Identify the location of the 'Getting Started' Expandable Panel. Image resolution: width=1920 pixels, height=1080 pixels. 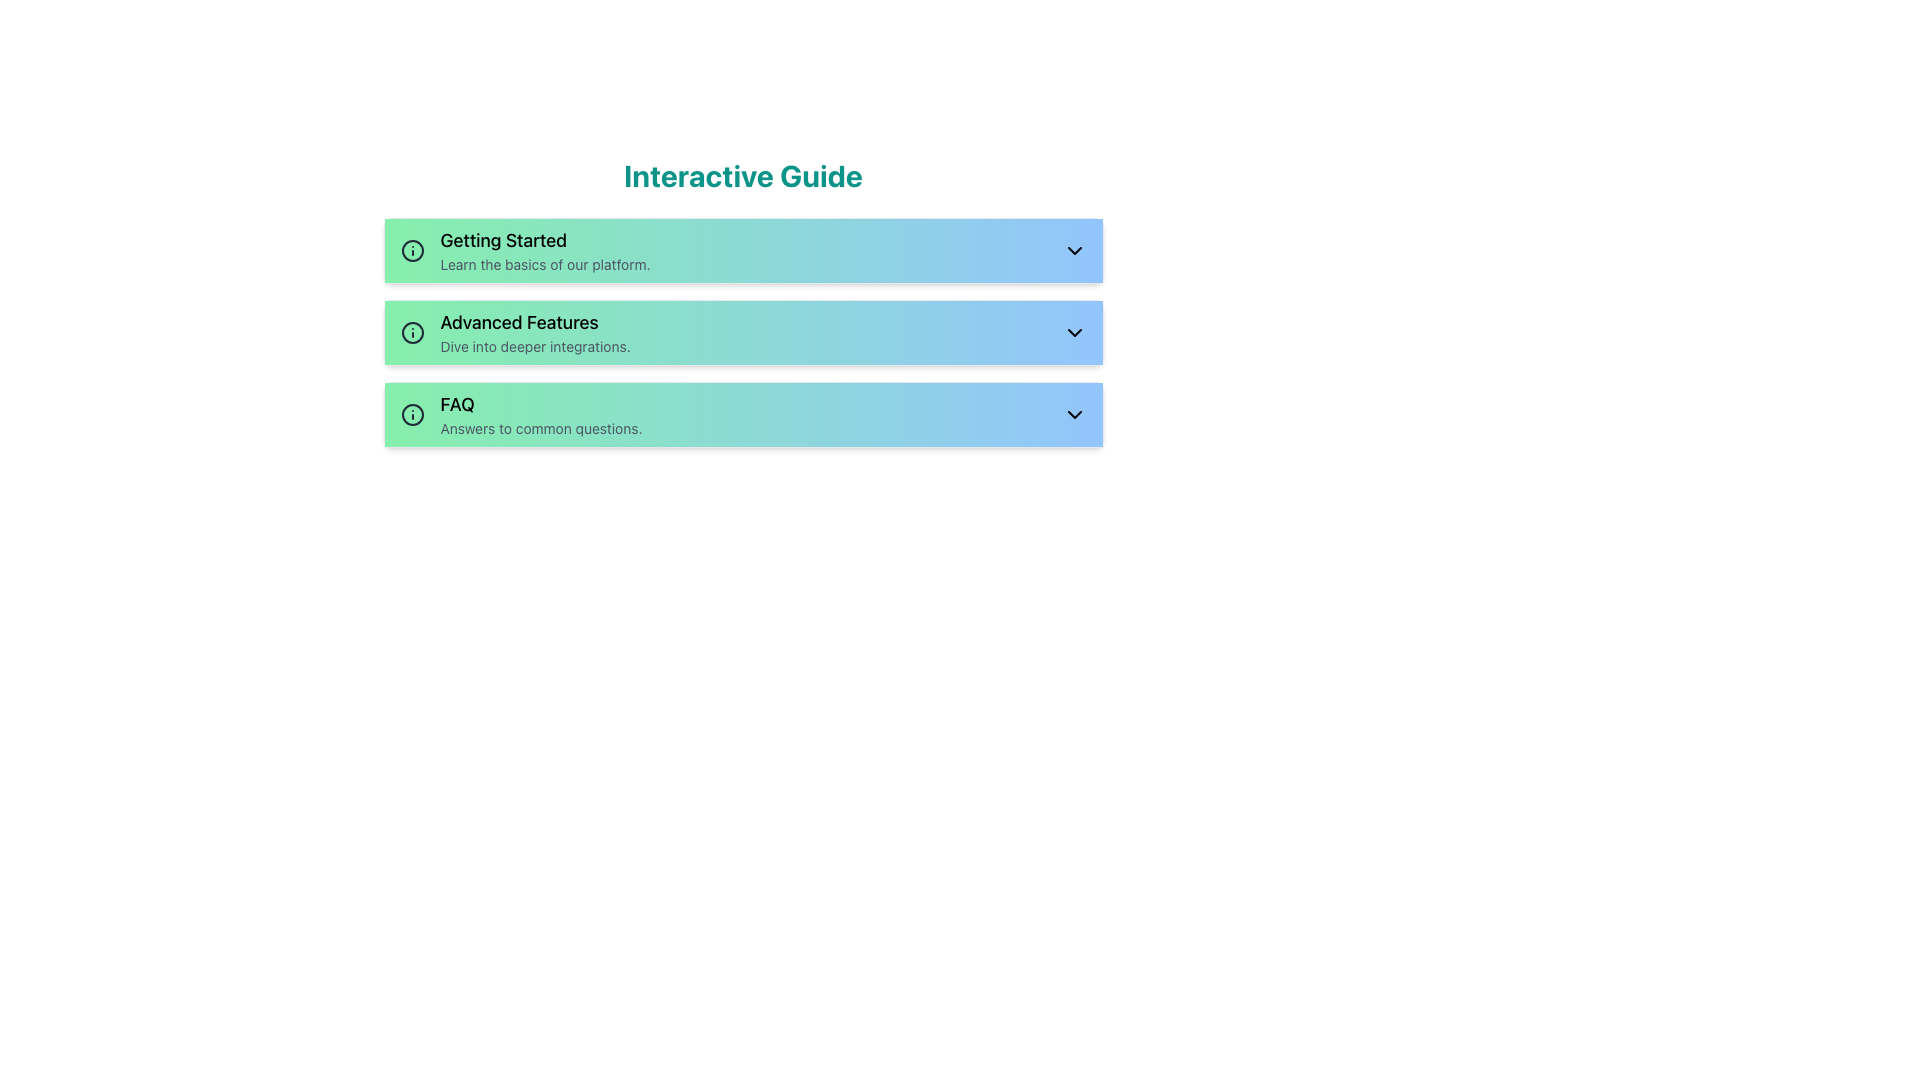
(742, 249).